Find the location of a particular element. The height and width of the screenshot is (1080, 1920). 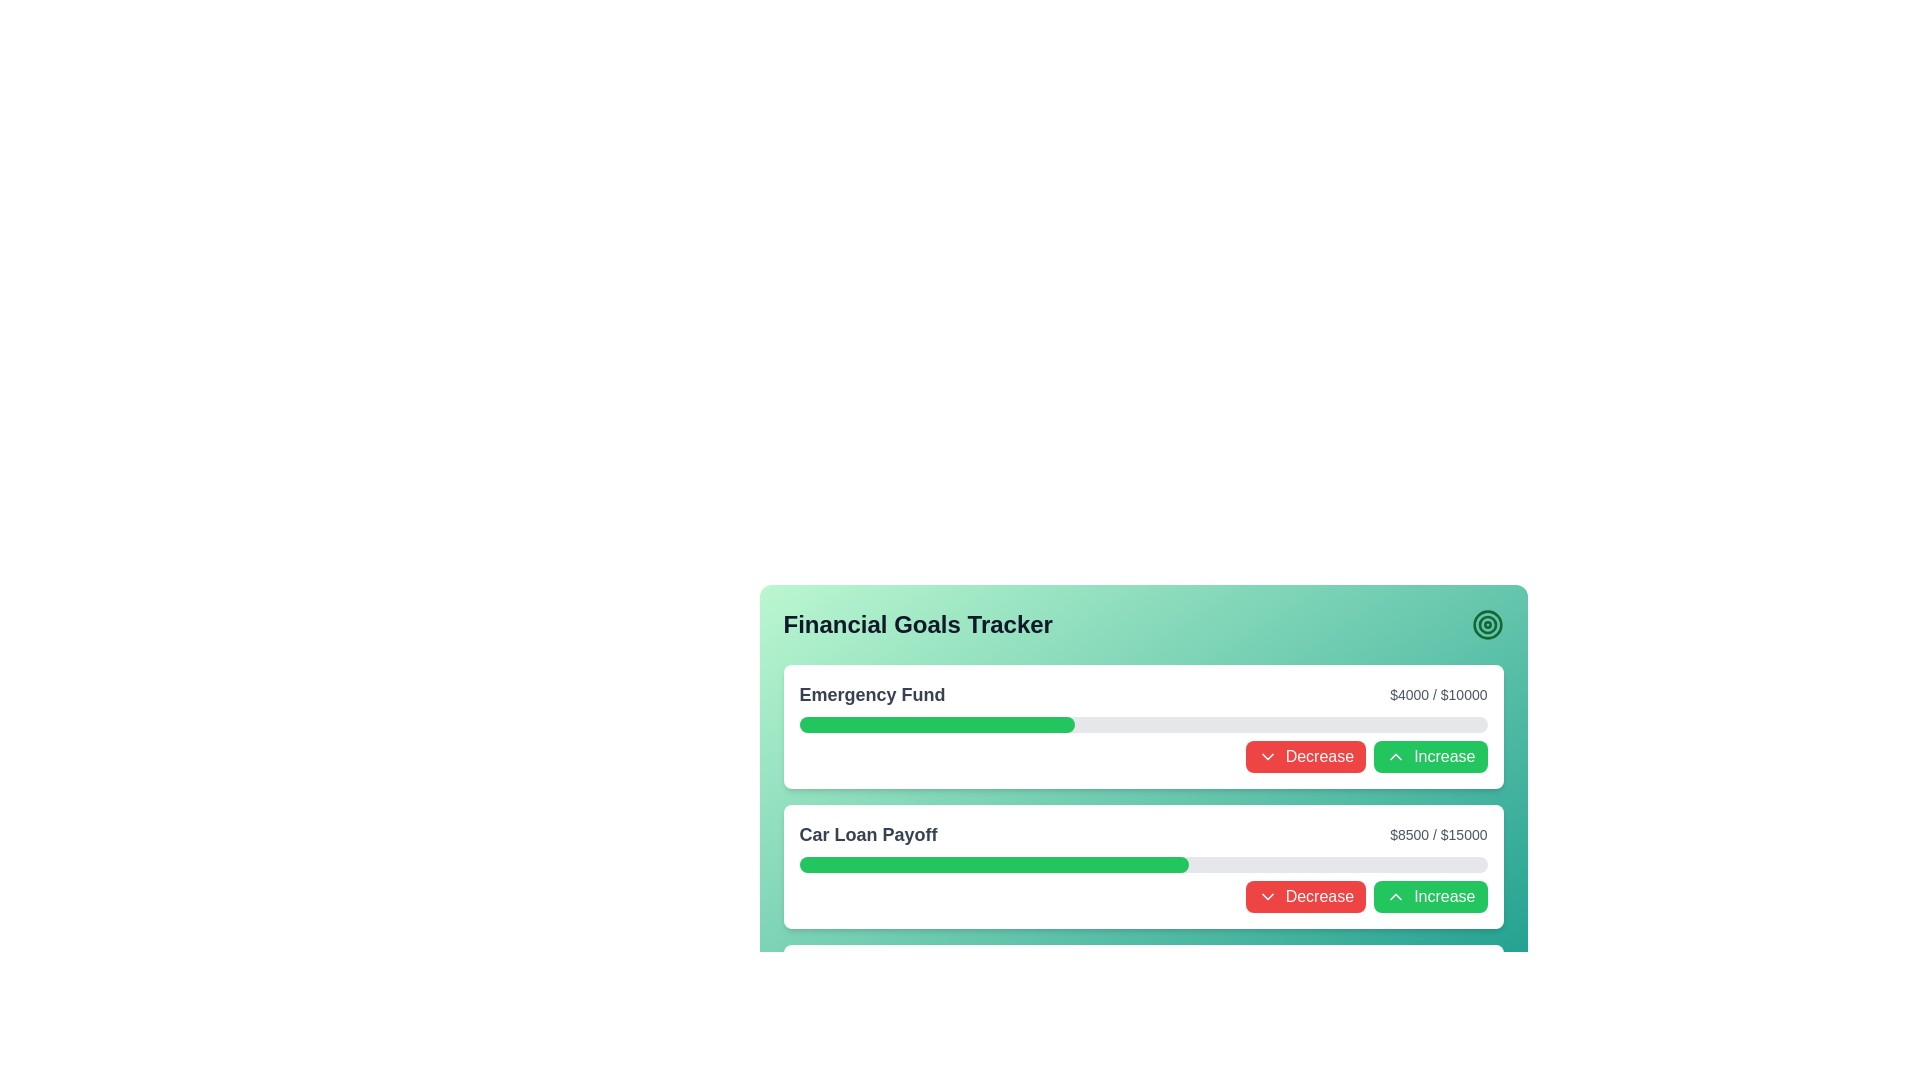

the details of the target icon with concentric circles in green and white located in the top-right corner of the 'Financial Goals Tracker' section is located at coordinates (1487, 623).